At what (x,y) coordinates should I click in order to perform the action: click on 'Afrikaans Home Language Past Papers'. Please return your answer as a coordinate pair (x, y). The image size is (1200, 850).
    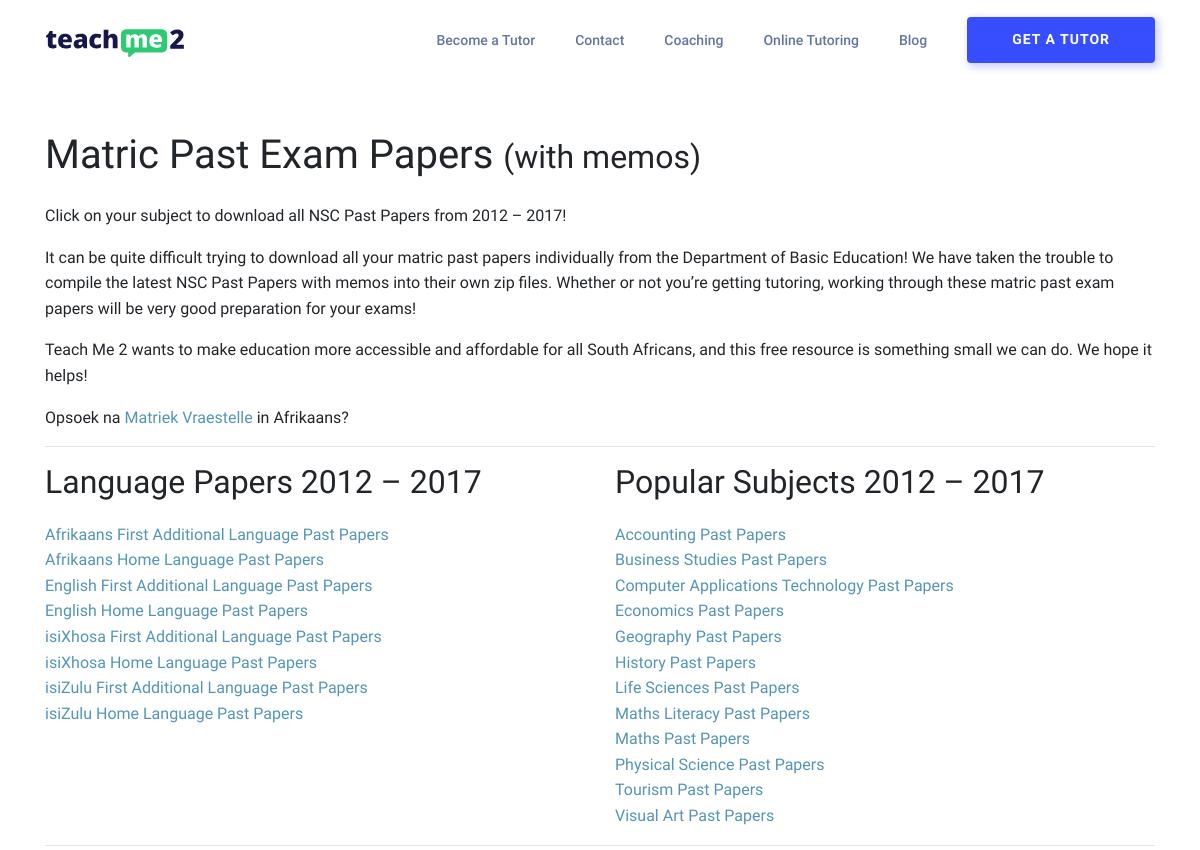
    Looking at the image, I should click on (183, 559).